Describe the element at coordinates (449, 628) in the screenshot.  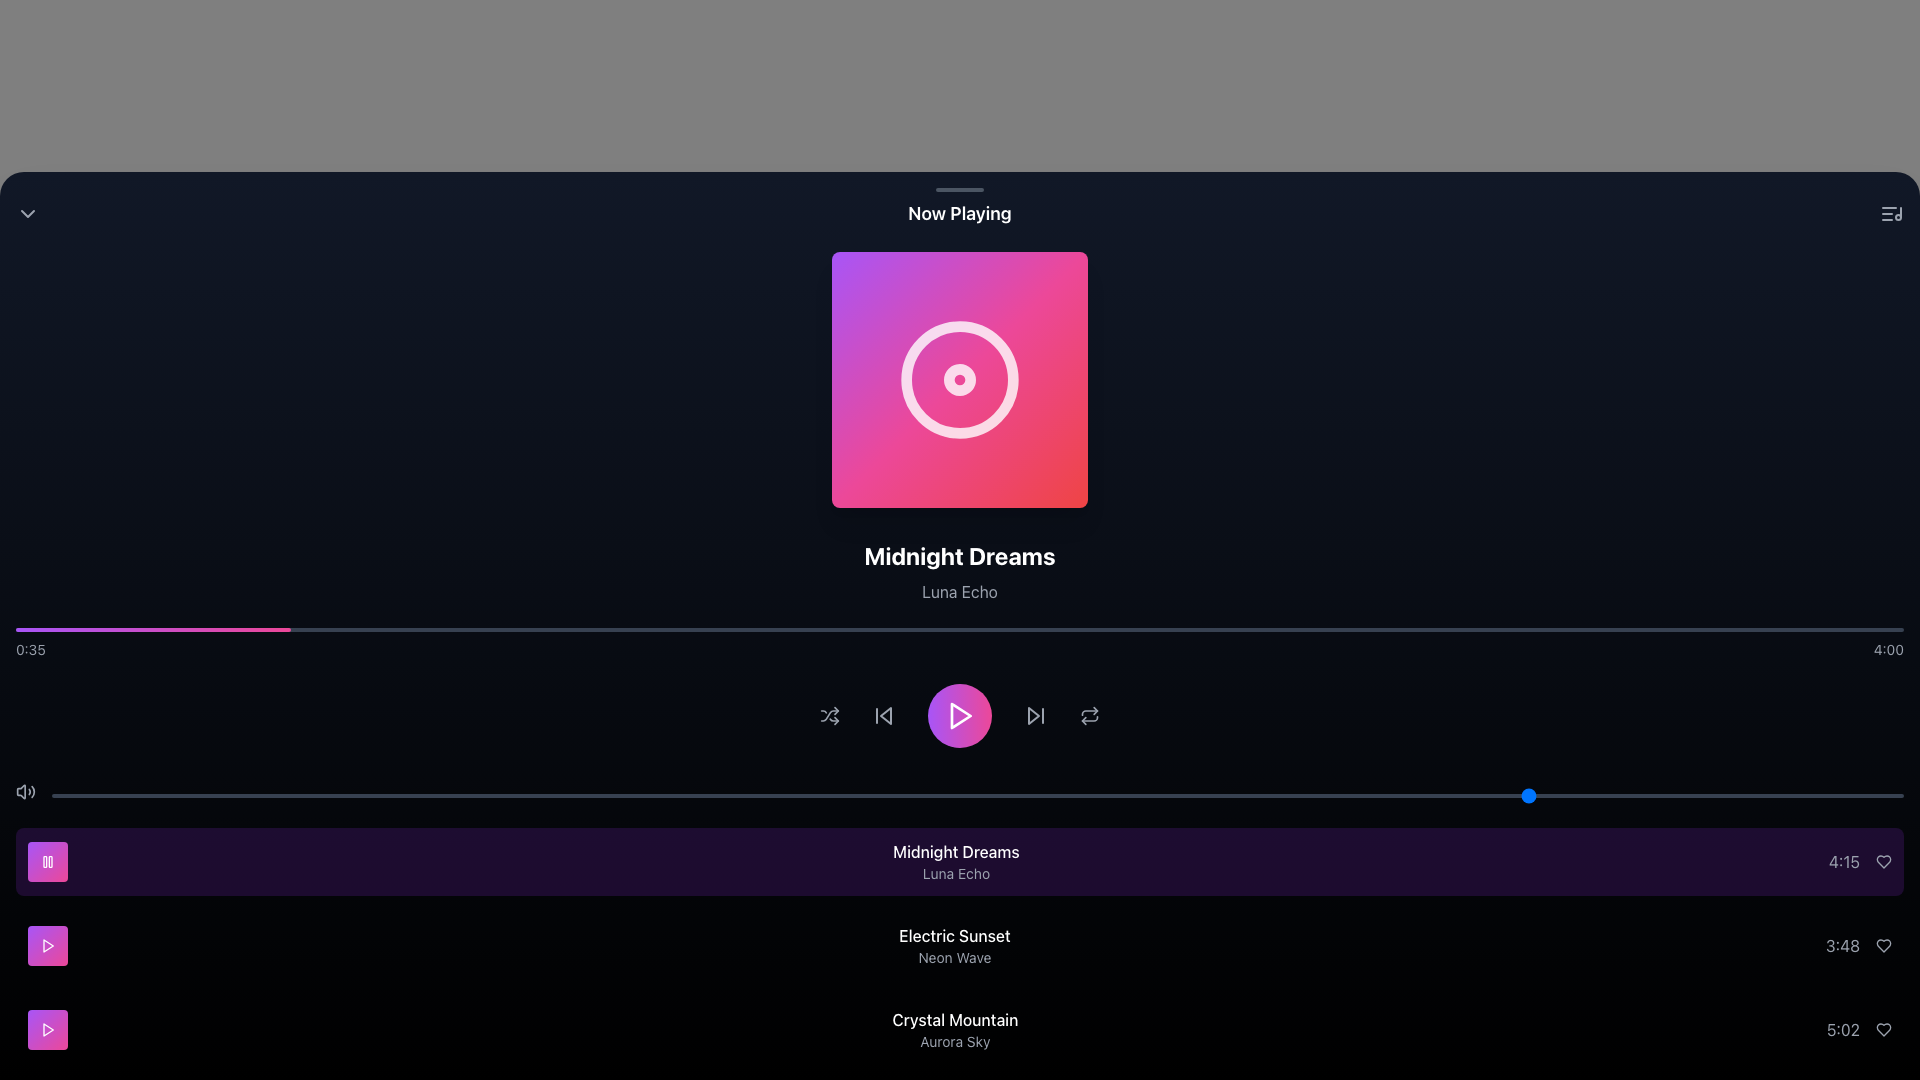
I see `the progress of the media` at that location.